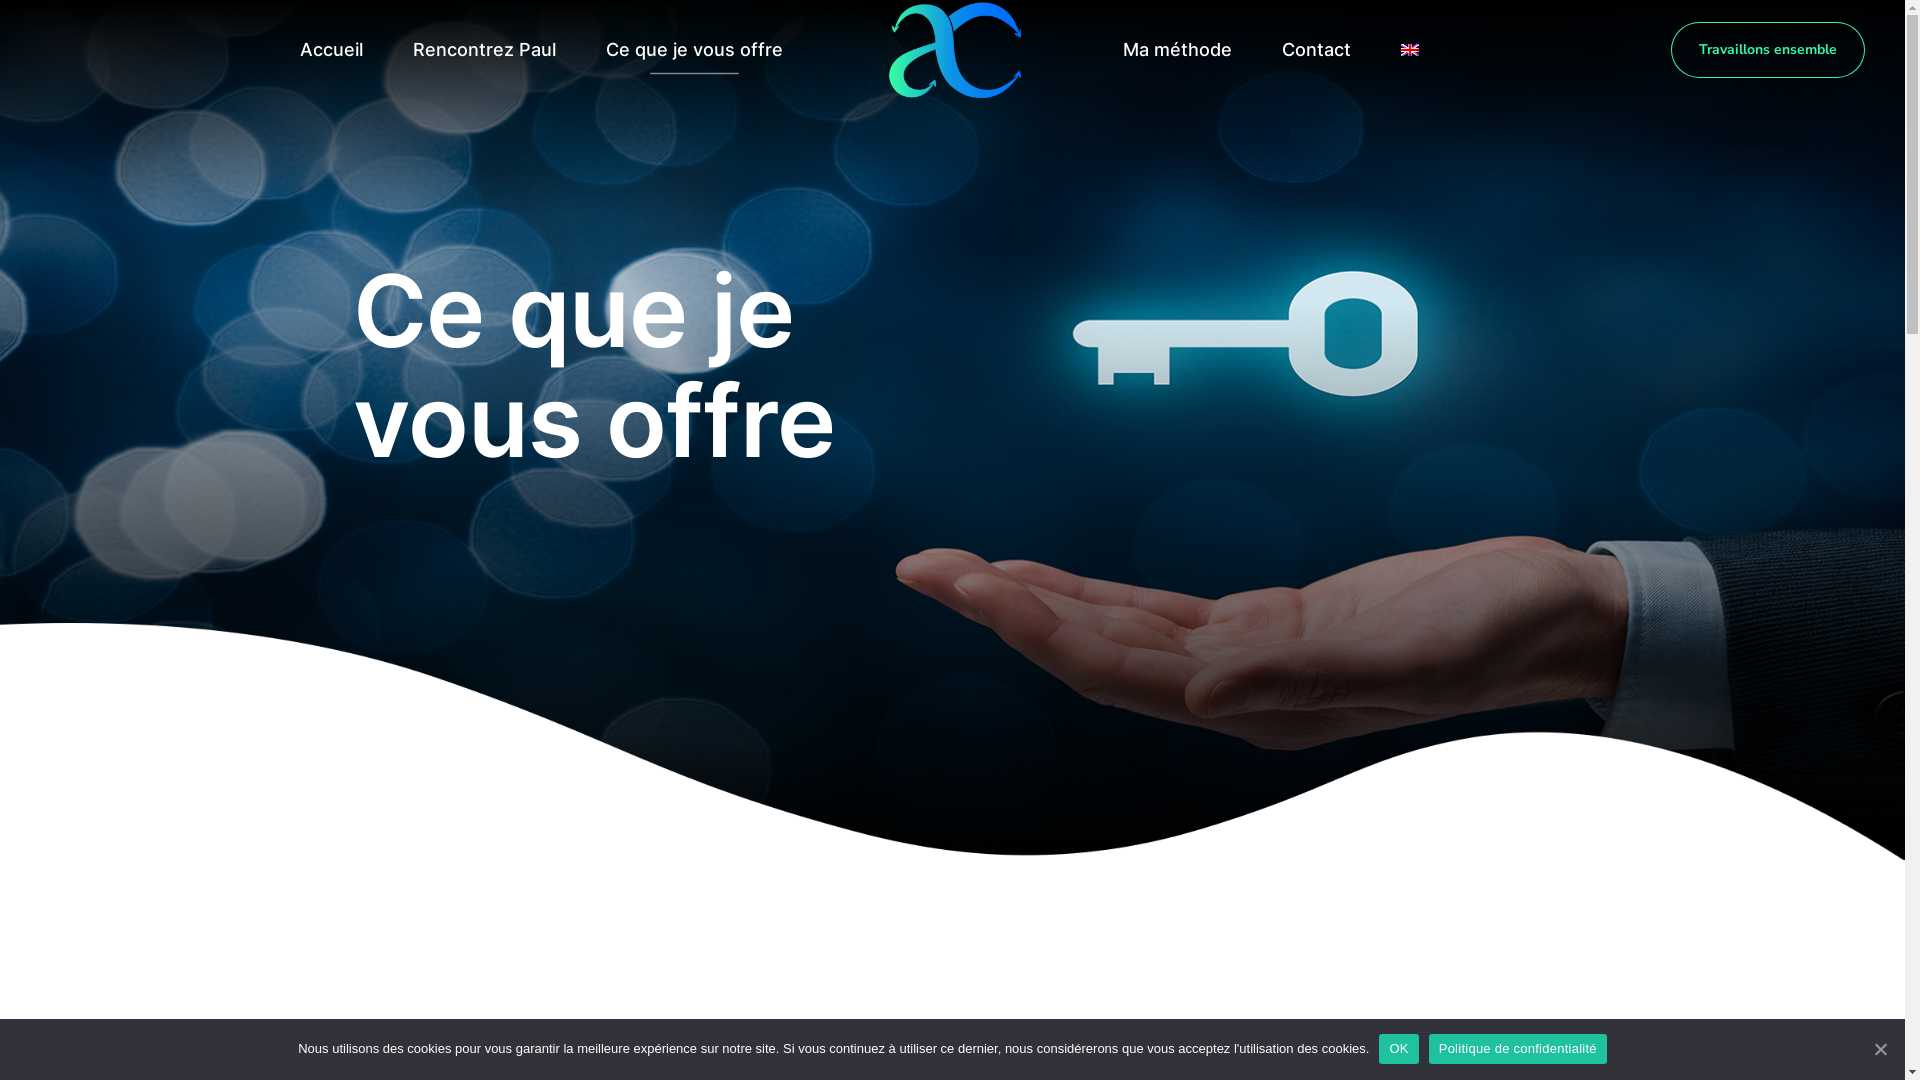 Image resolution: width=1920 pixels, height=1080 pixels. Describe the element at coordinates (694, 49) in the screenshot. I see `'Ce que je vous offre'` at that location.